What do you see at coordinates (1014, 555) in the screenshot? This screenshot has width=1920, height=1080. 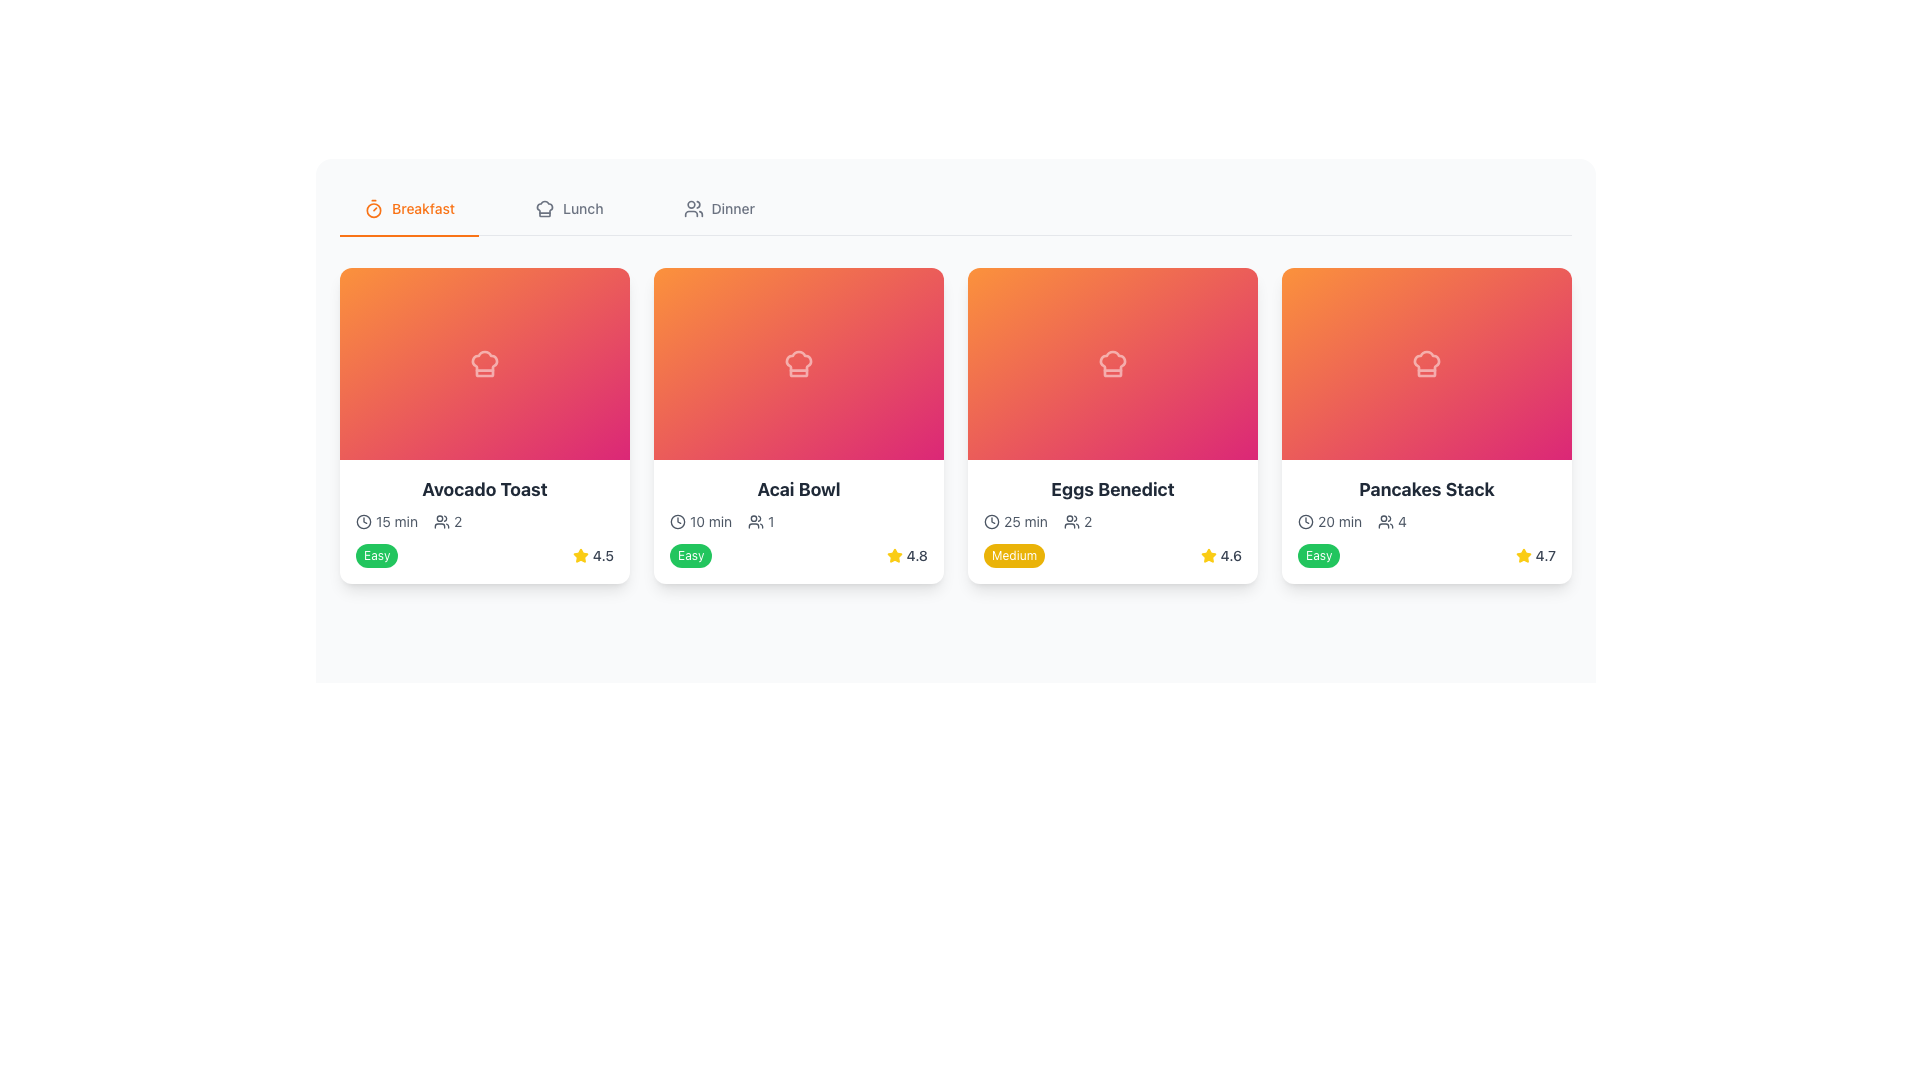 I see `the small yellow rounded rectangle label containing the white text 'Medium', located within the 'Eggs Benedict' card, positioned towards the bottom-left below the time and servings information` at bounding box center [1014, 555].